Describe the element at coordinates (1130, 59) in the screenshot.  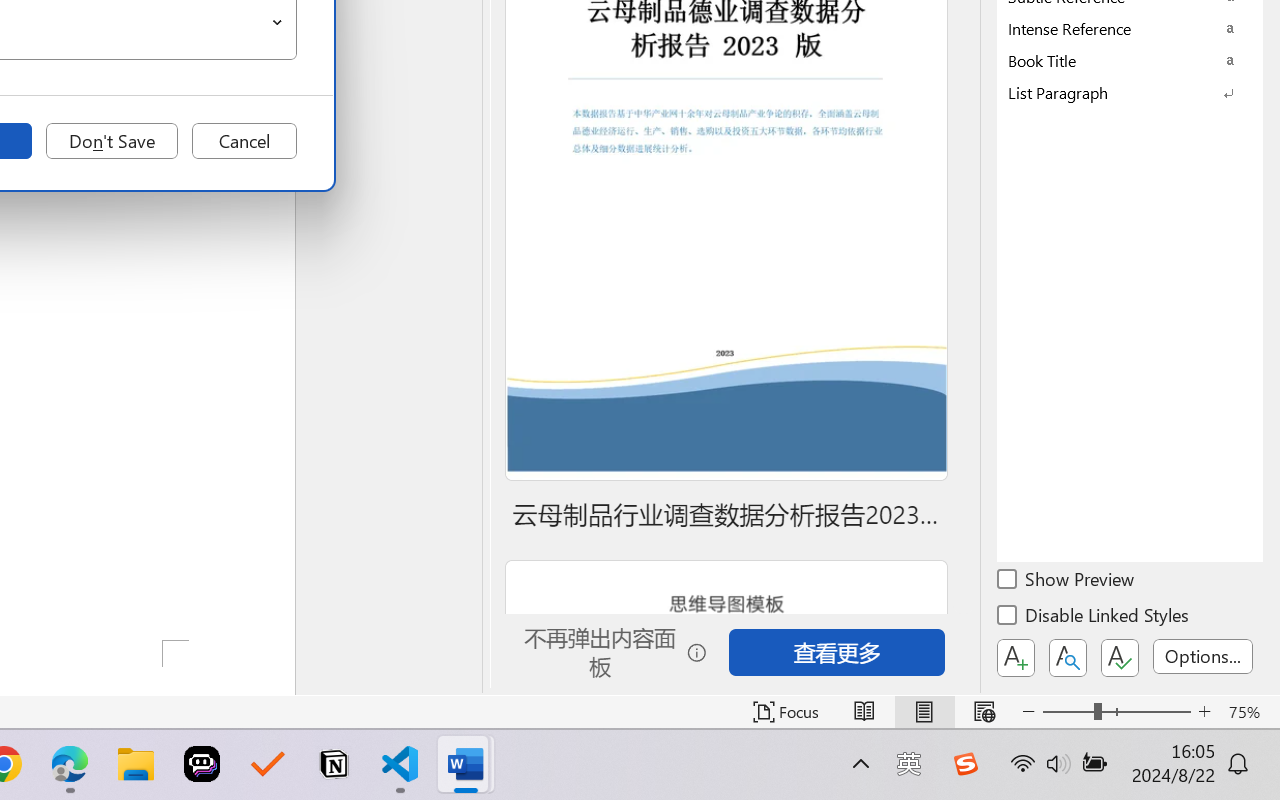
I see `'Book Title'` at that location.